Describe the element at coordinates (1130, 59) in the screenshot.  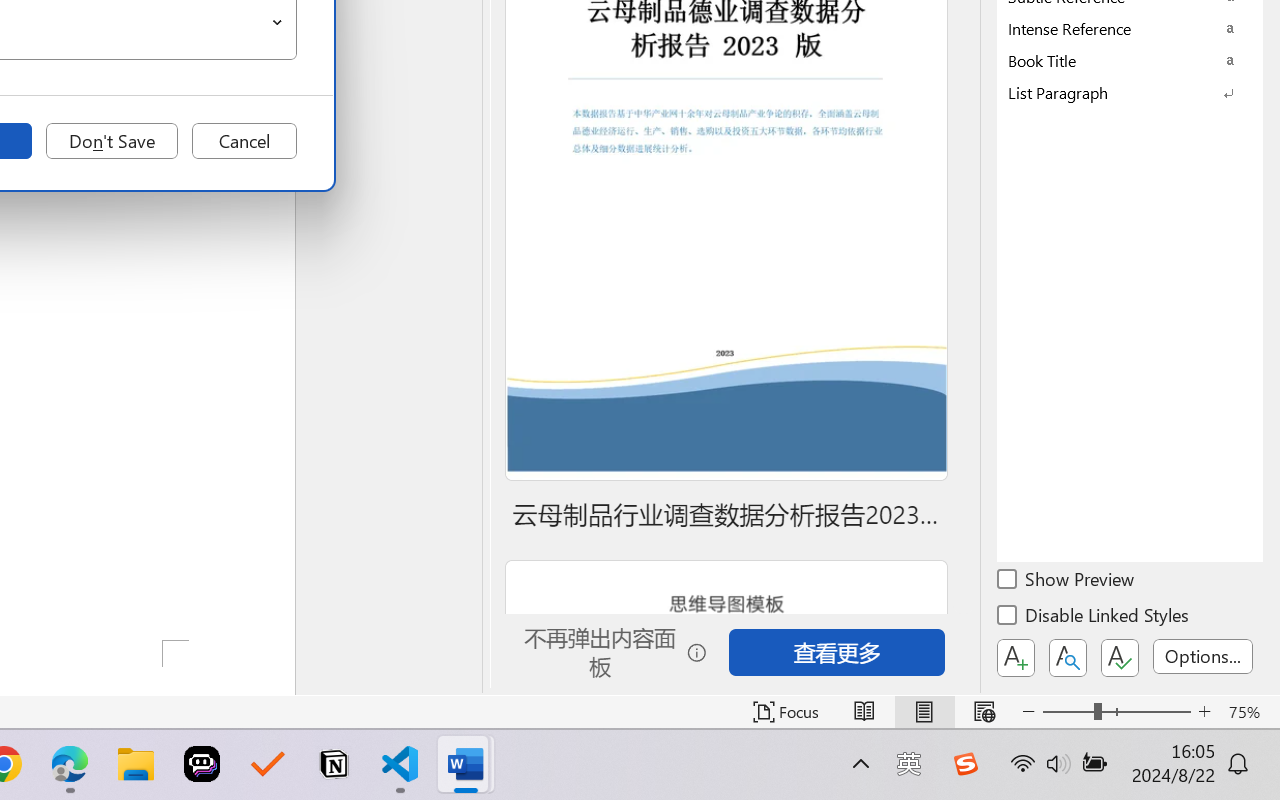
I see `'Book Title'` at that location.